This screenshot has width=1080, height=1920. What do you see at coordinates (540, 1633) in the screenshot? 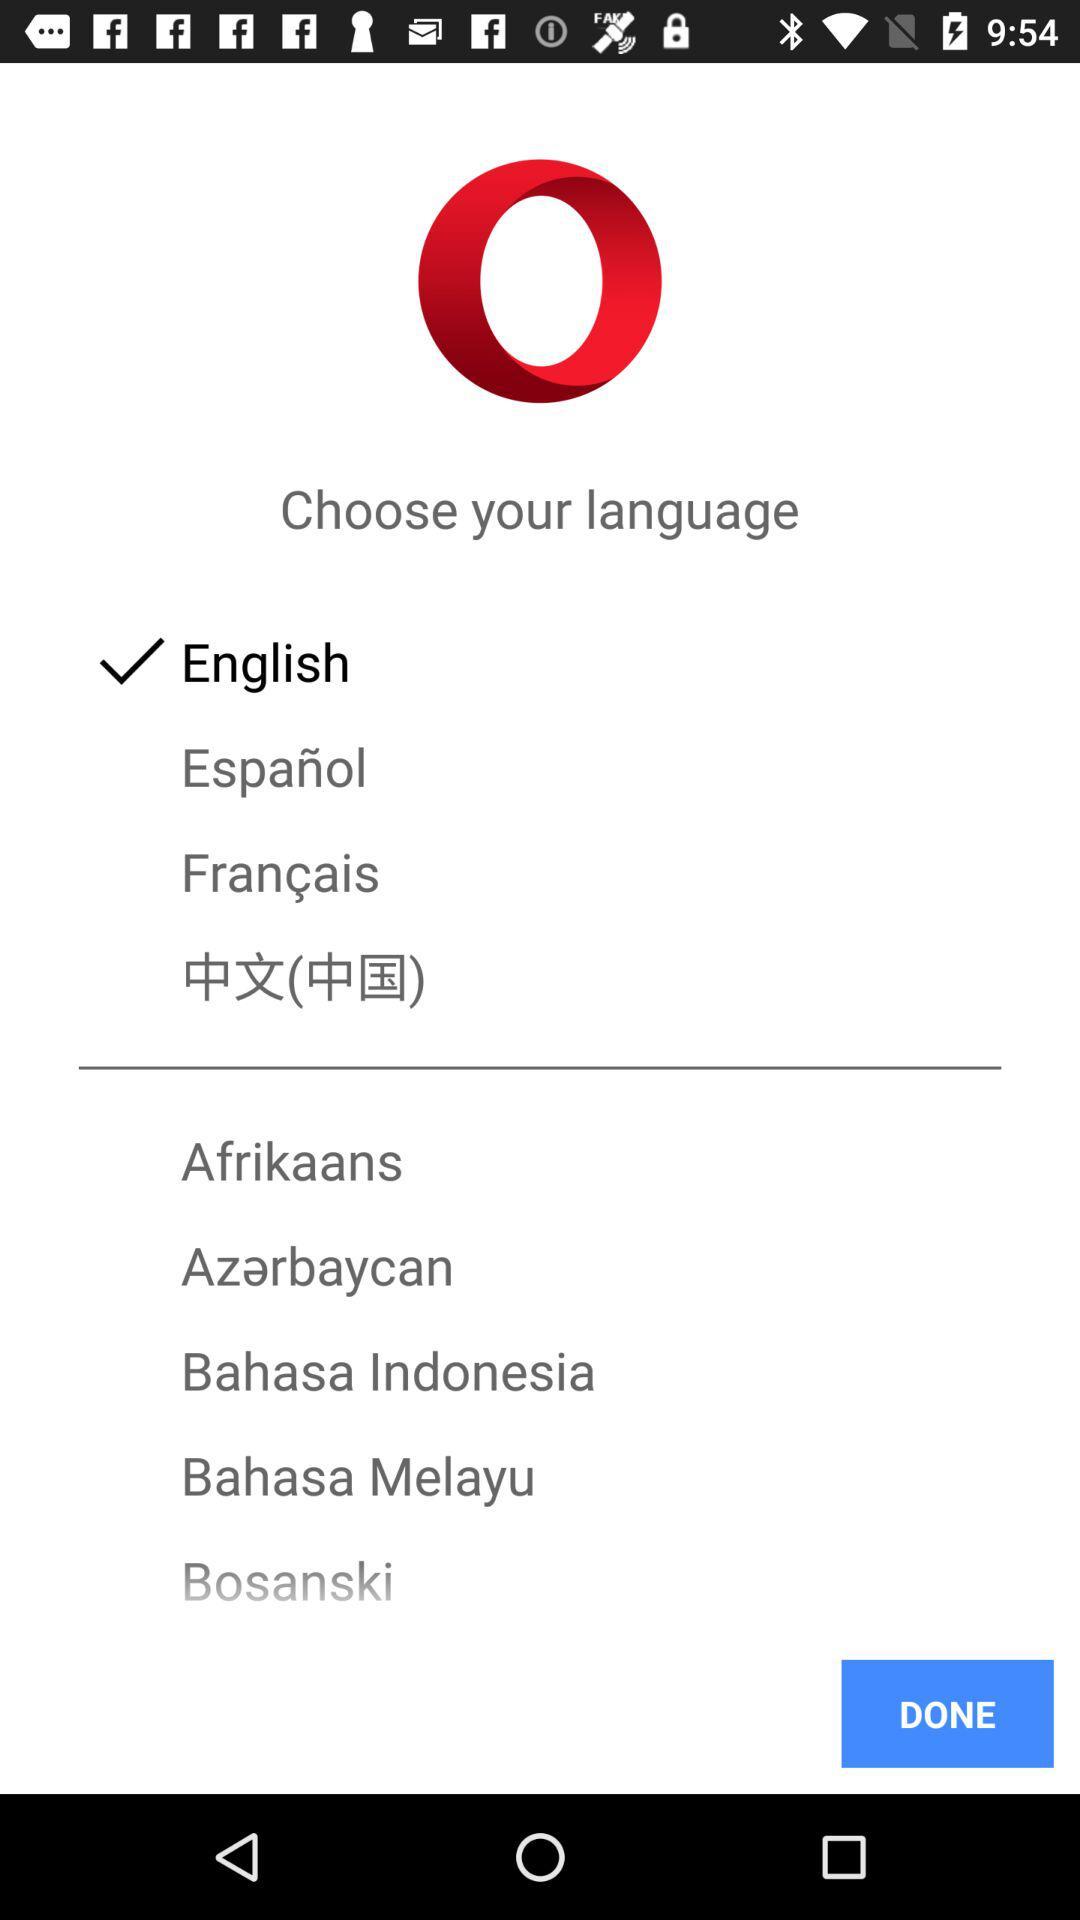
I see `icon below bosanski` at bounding box center [540, 1633].